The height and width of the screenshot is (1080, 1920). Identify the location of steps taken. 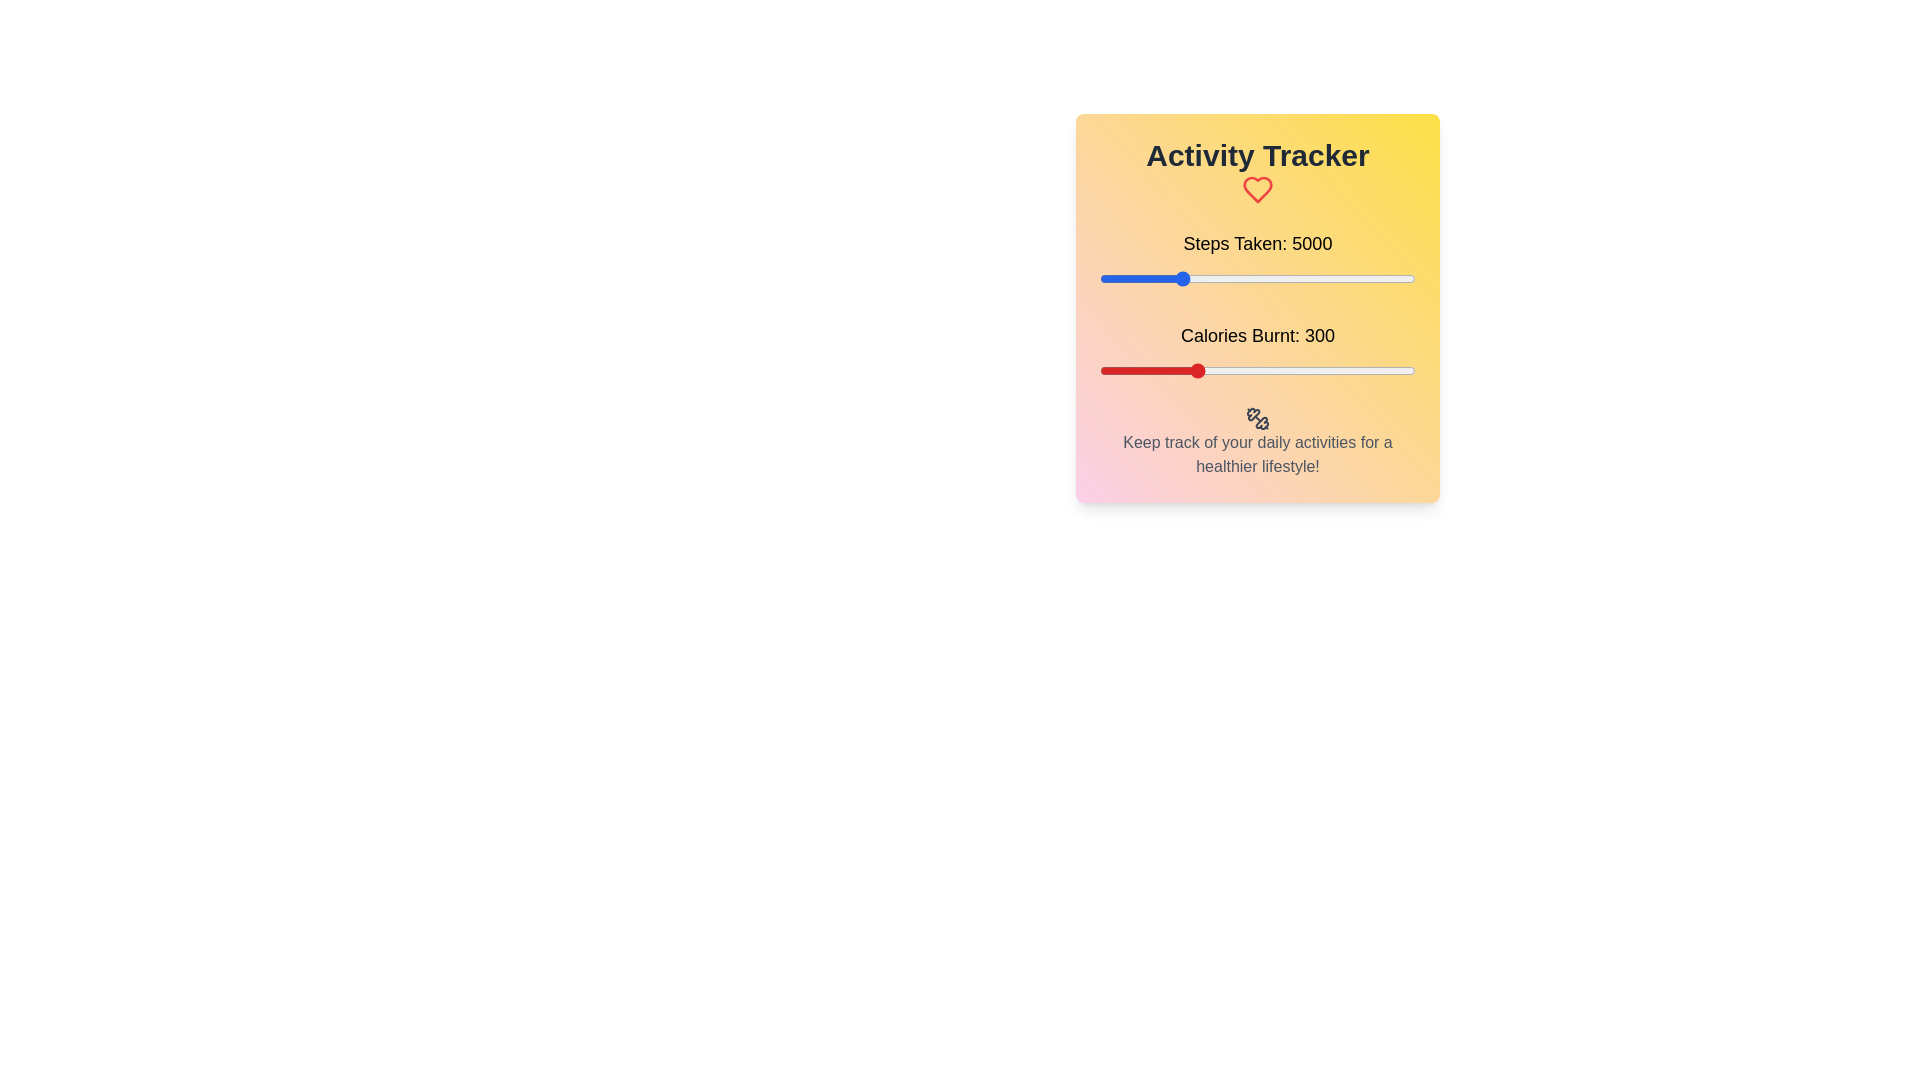
(1206, 278).